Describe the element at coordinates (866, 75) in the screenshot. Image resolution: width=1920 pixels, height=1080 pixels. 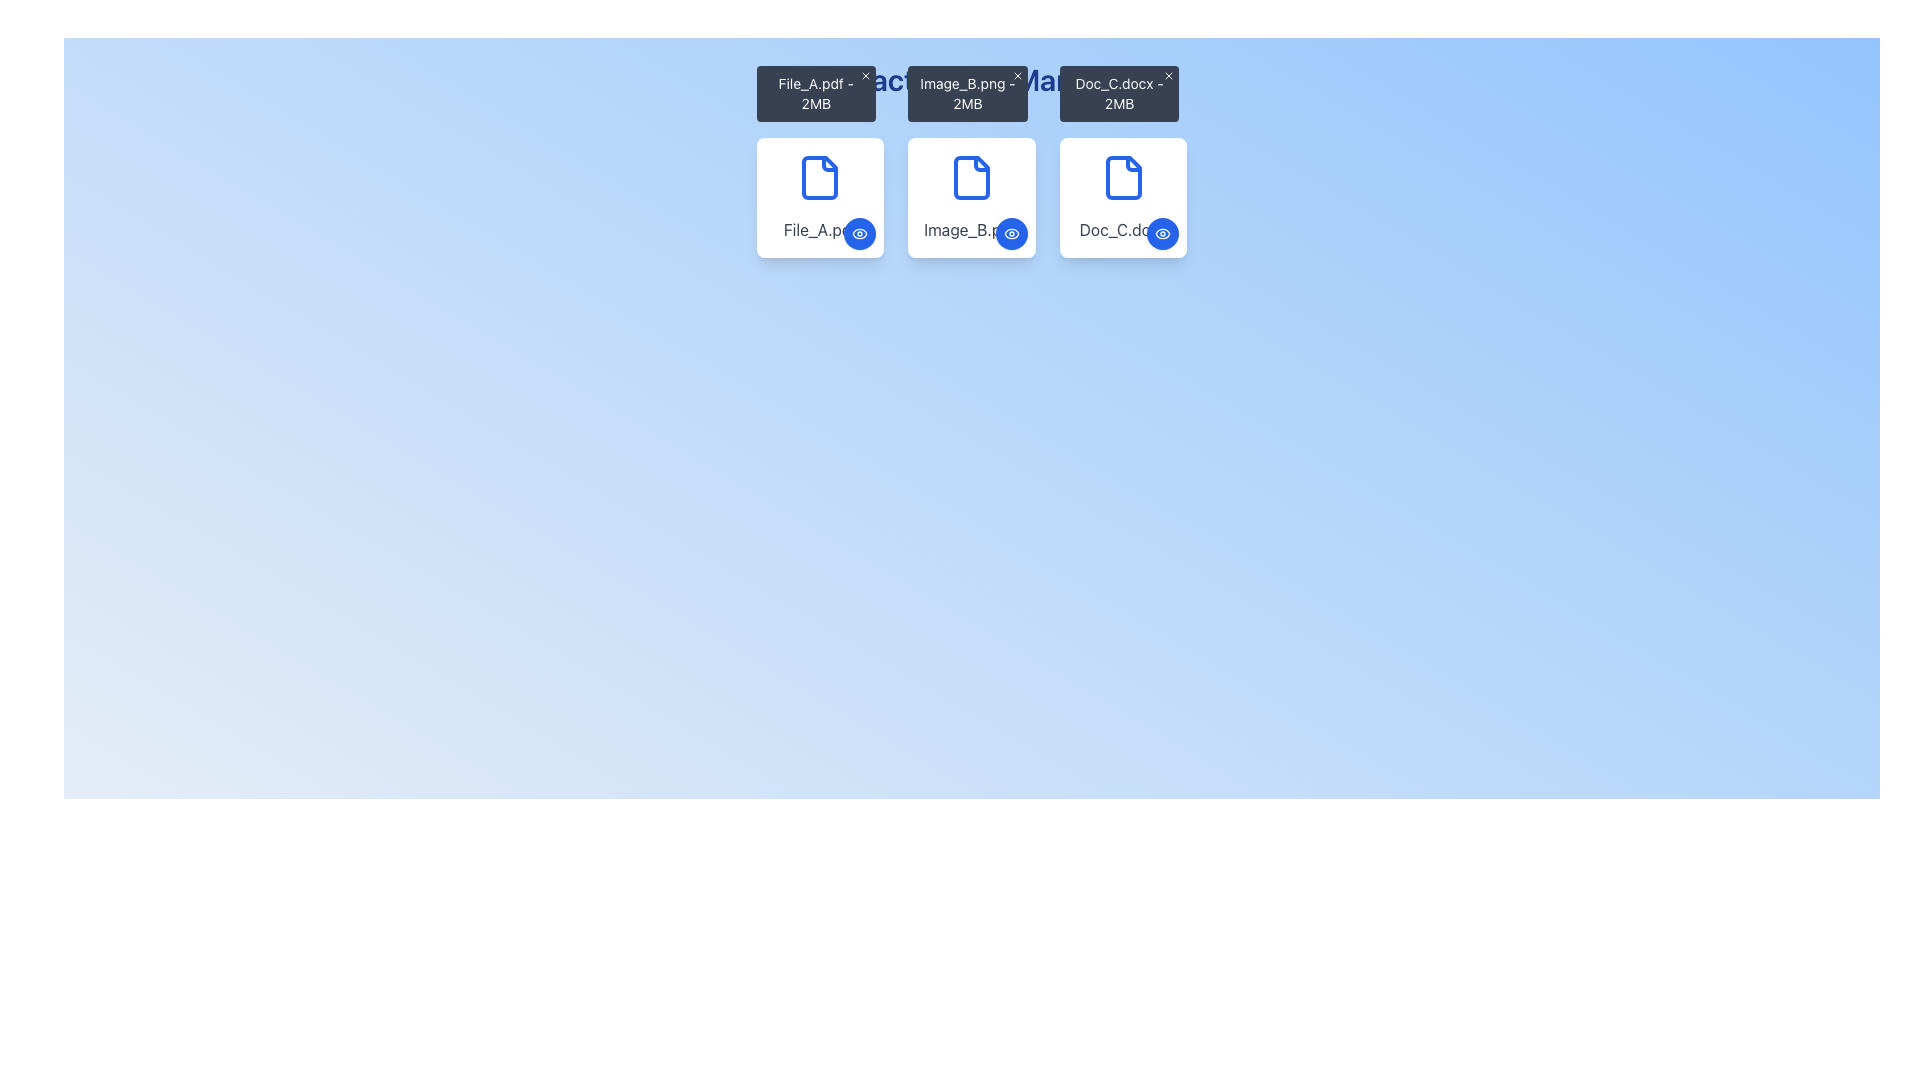
I see `the close button (X icon) located in the top-right corner of the tooltip displaying 'File_A.pdf - 2MB'` at that location.